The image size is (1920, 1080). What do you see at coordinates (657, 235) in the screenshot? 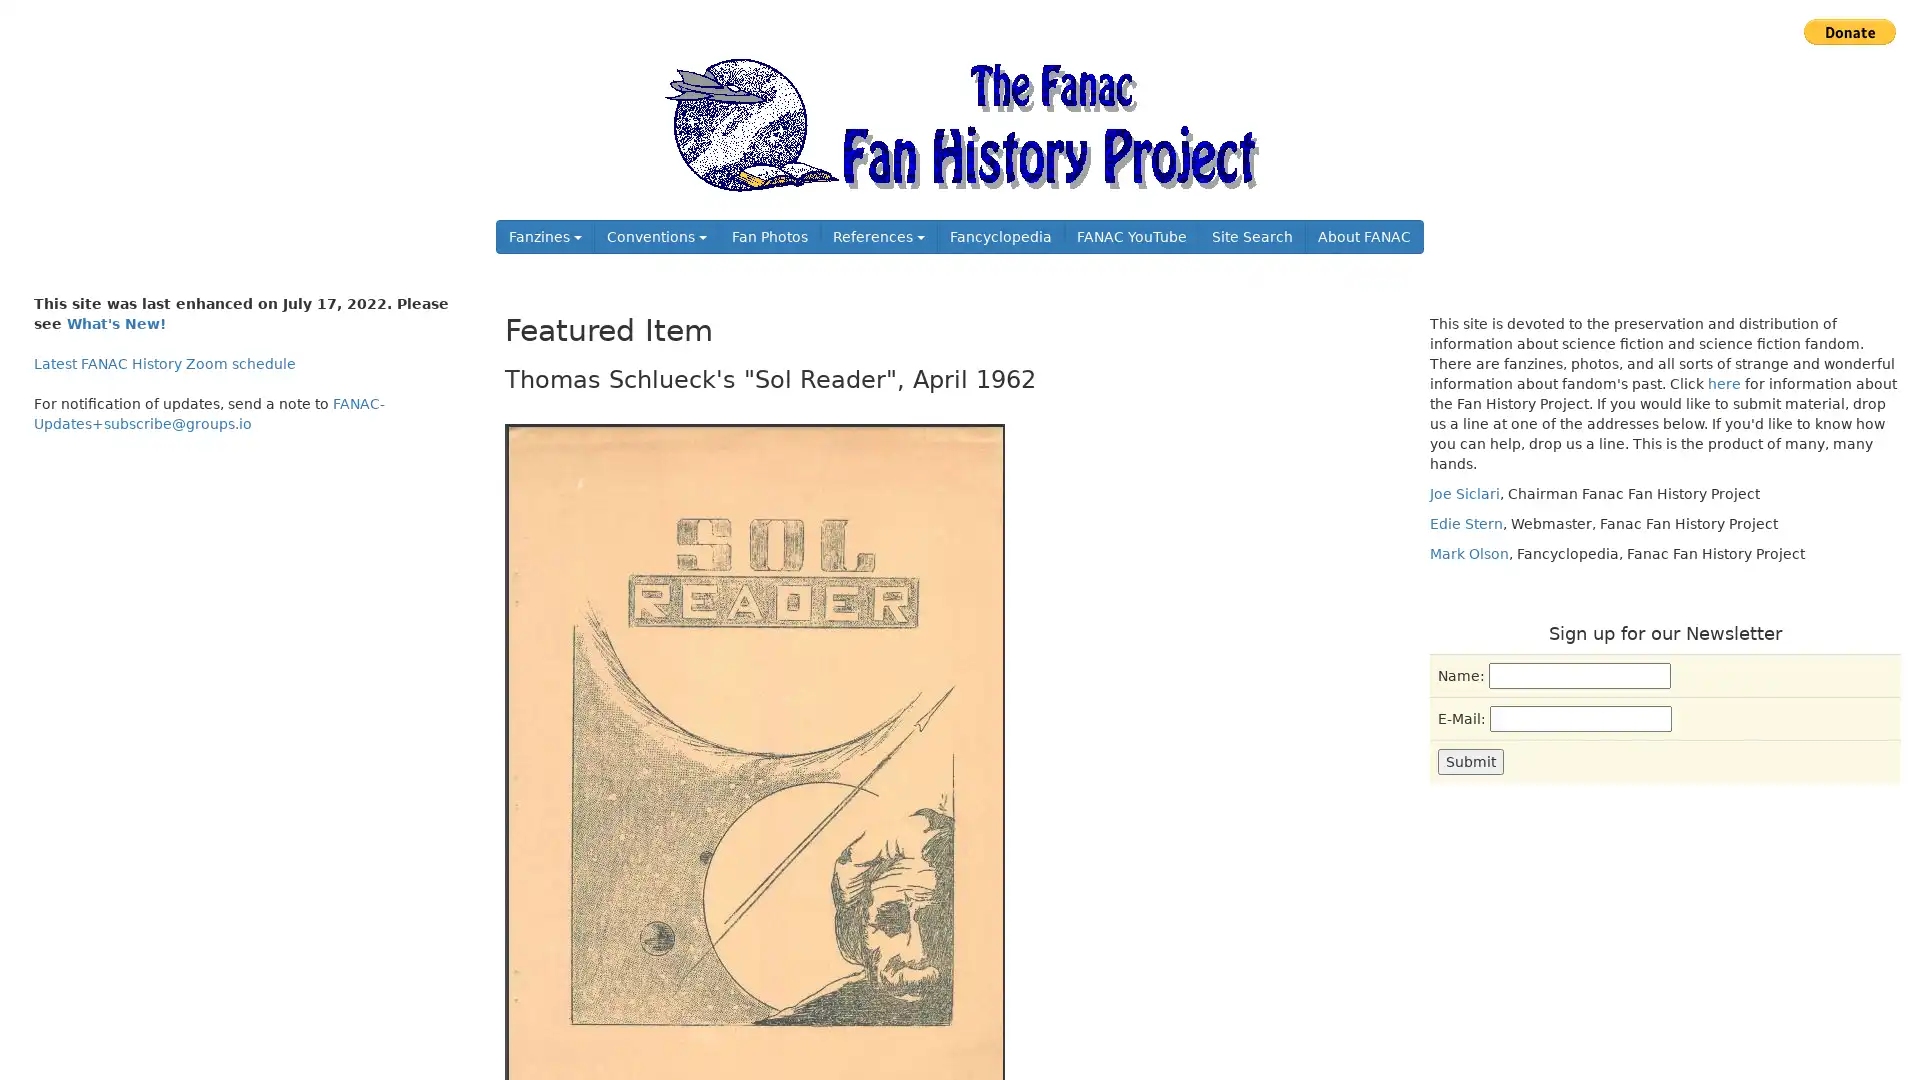
I see `Conventions` at bounding box center [657, 235].